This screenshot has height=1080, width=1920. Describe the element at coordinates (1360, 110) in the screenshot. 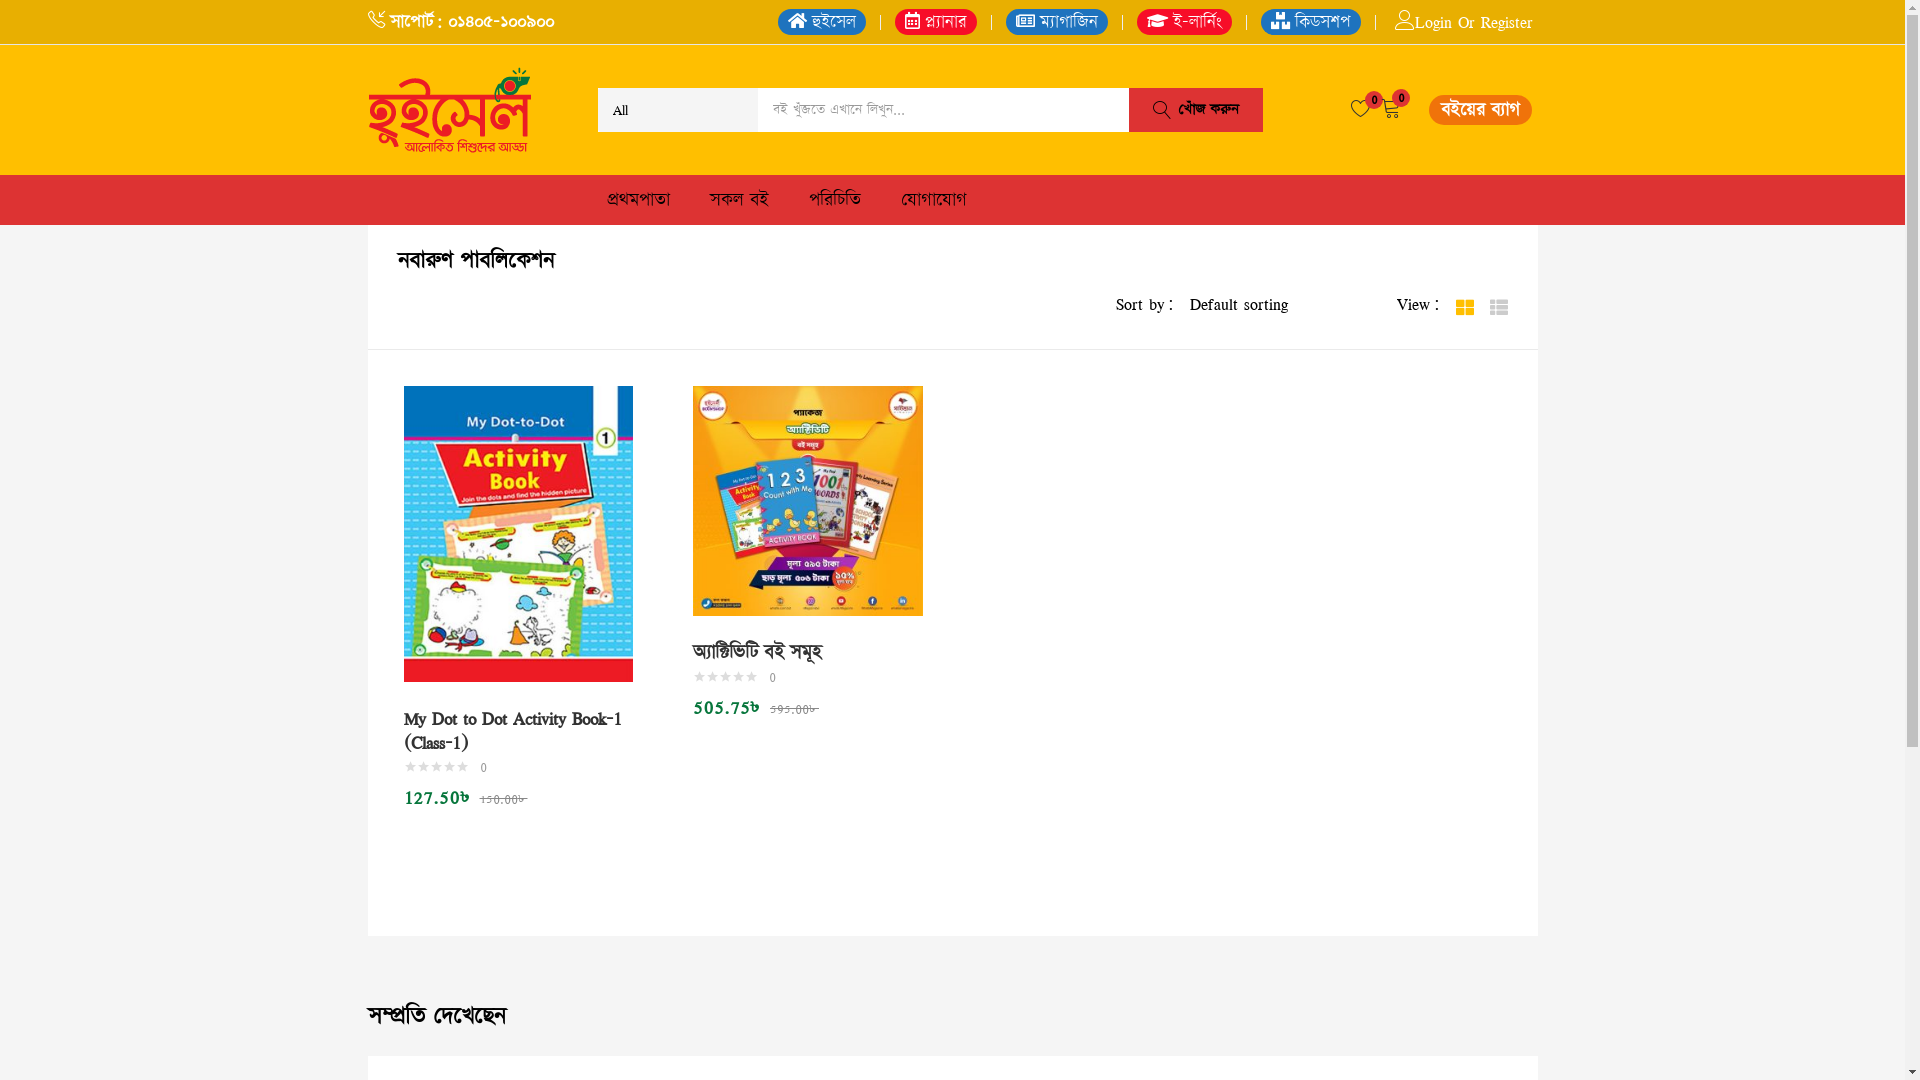

I see `'0'` at that location.